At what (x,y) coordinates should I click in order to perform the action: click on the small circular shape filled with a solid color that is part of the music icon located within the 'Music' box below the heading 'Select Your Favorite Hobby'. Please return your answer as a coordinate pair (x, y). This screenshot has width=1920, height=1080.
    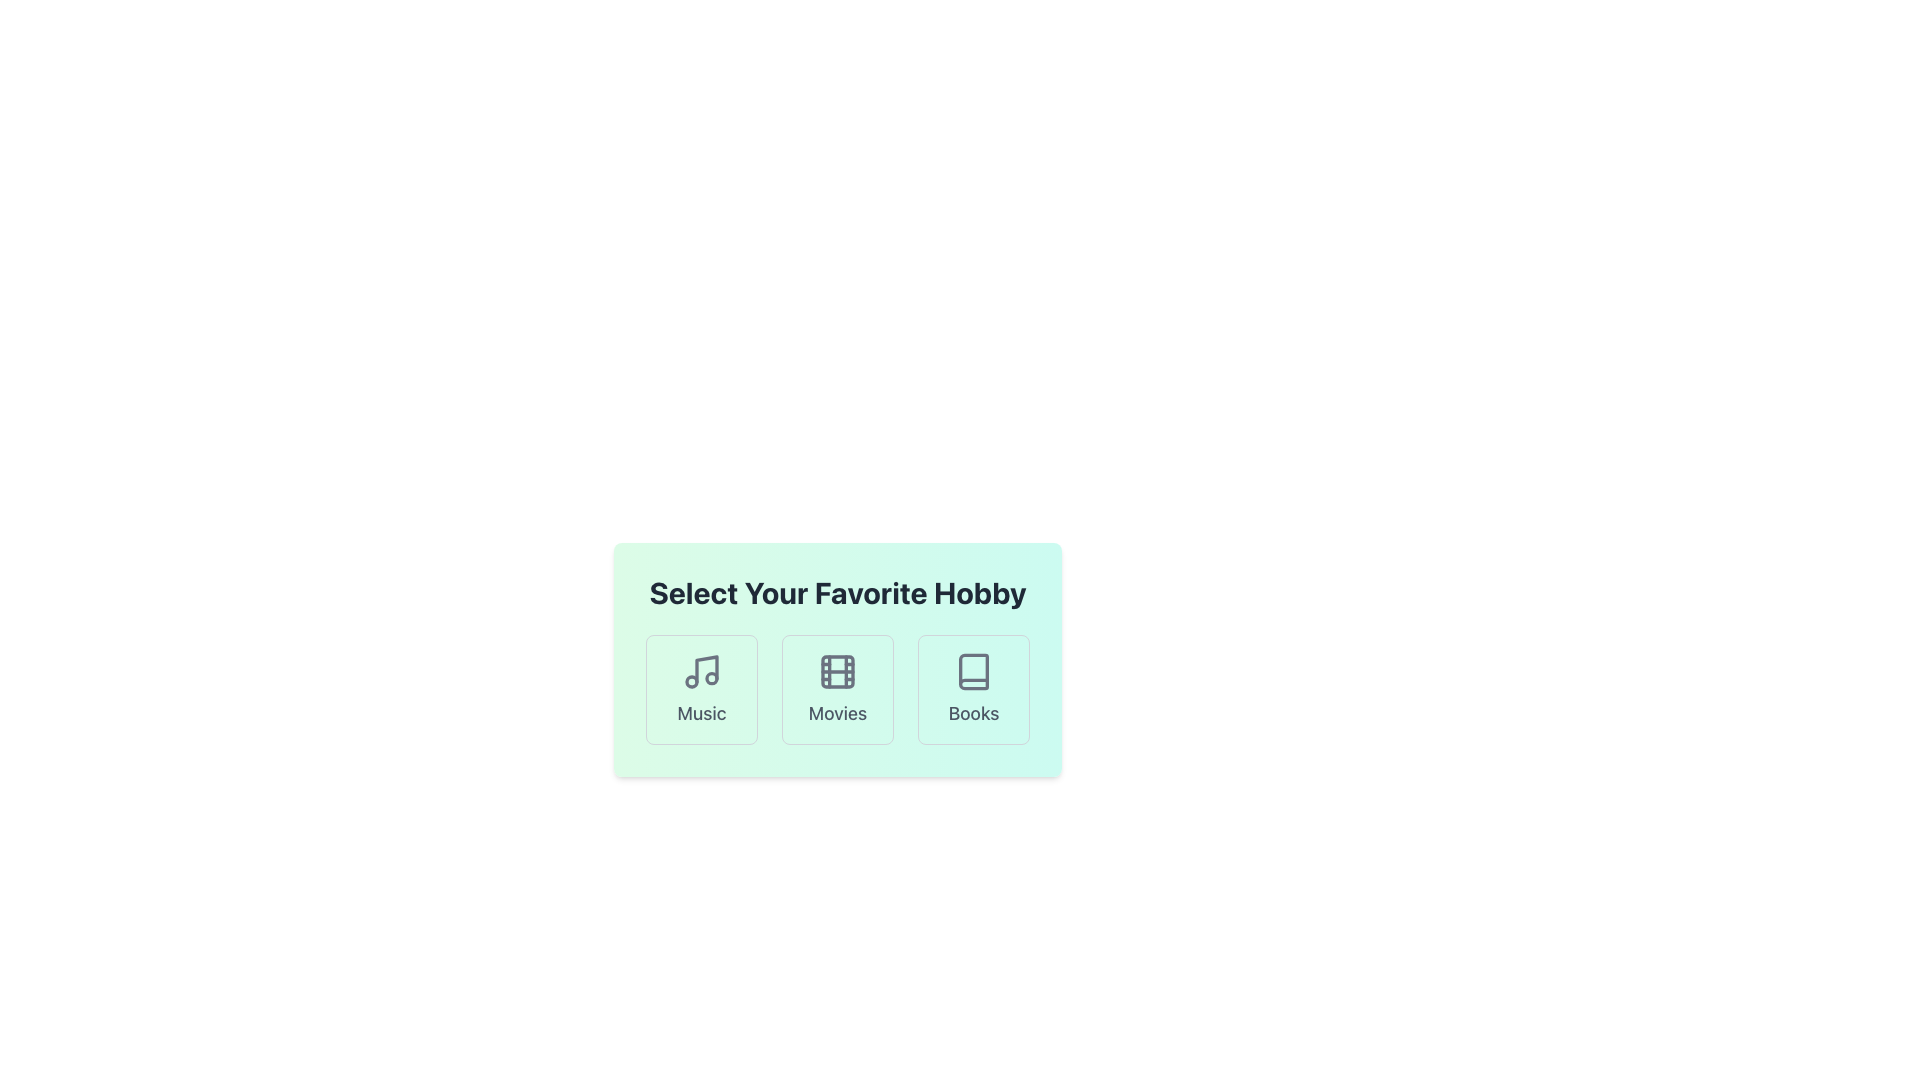
    Looking at the image, I should click on (711, 677).